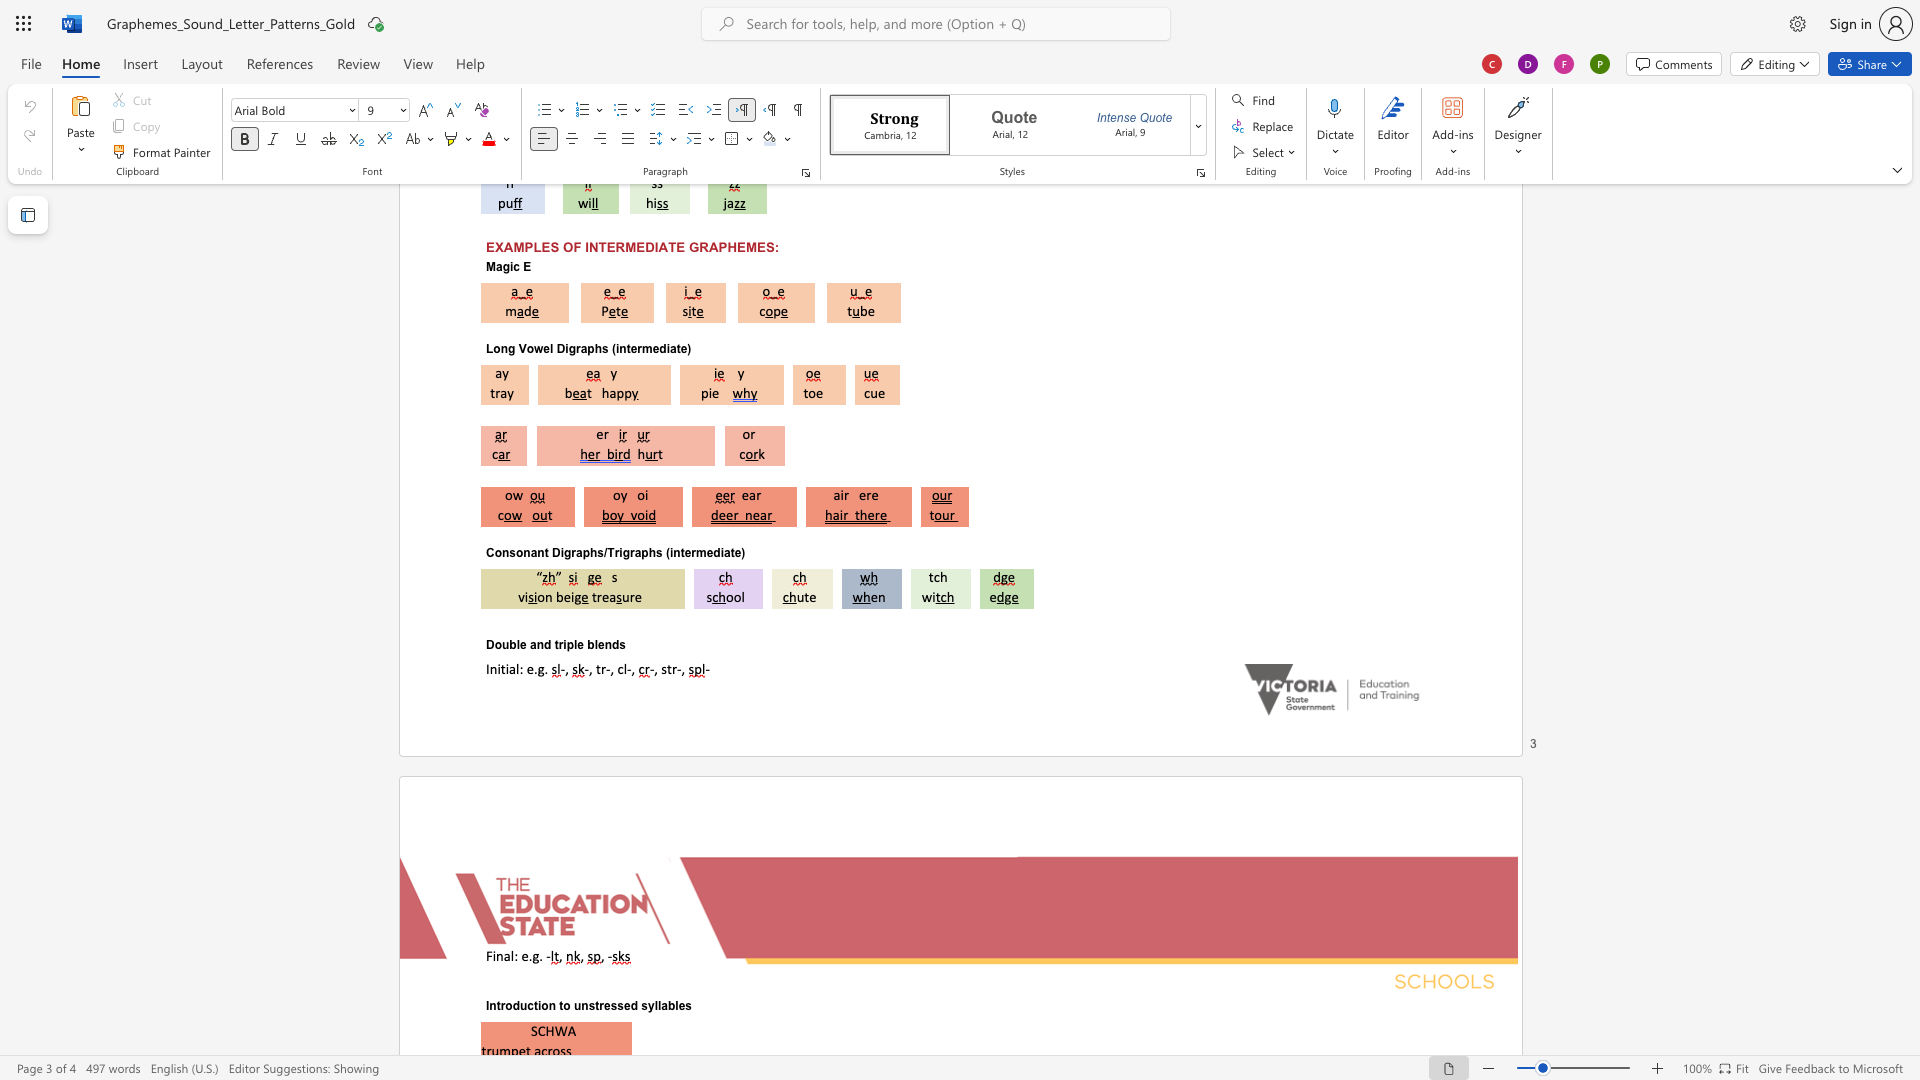 The width and height of the screenshot is (1920, 1080). I want to click on the 3th character "," in the text, so click(632, 668).